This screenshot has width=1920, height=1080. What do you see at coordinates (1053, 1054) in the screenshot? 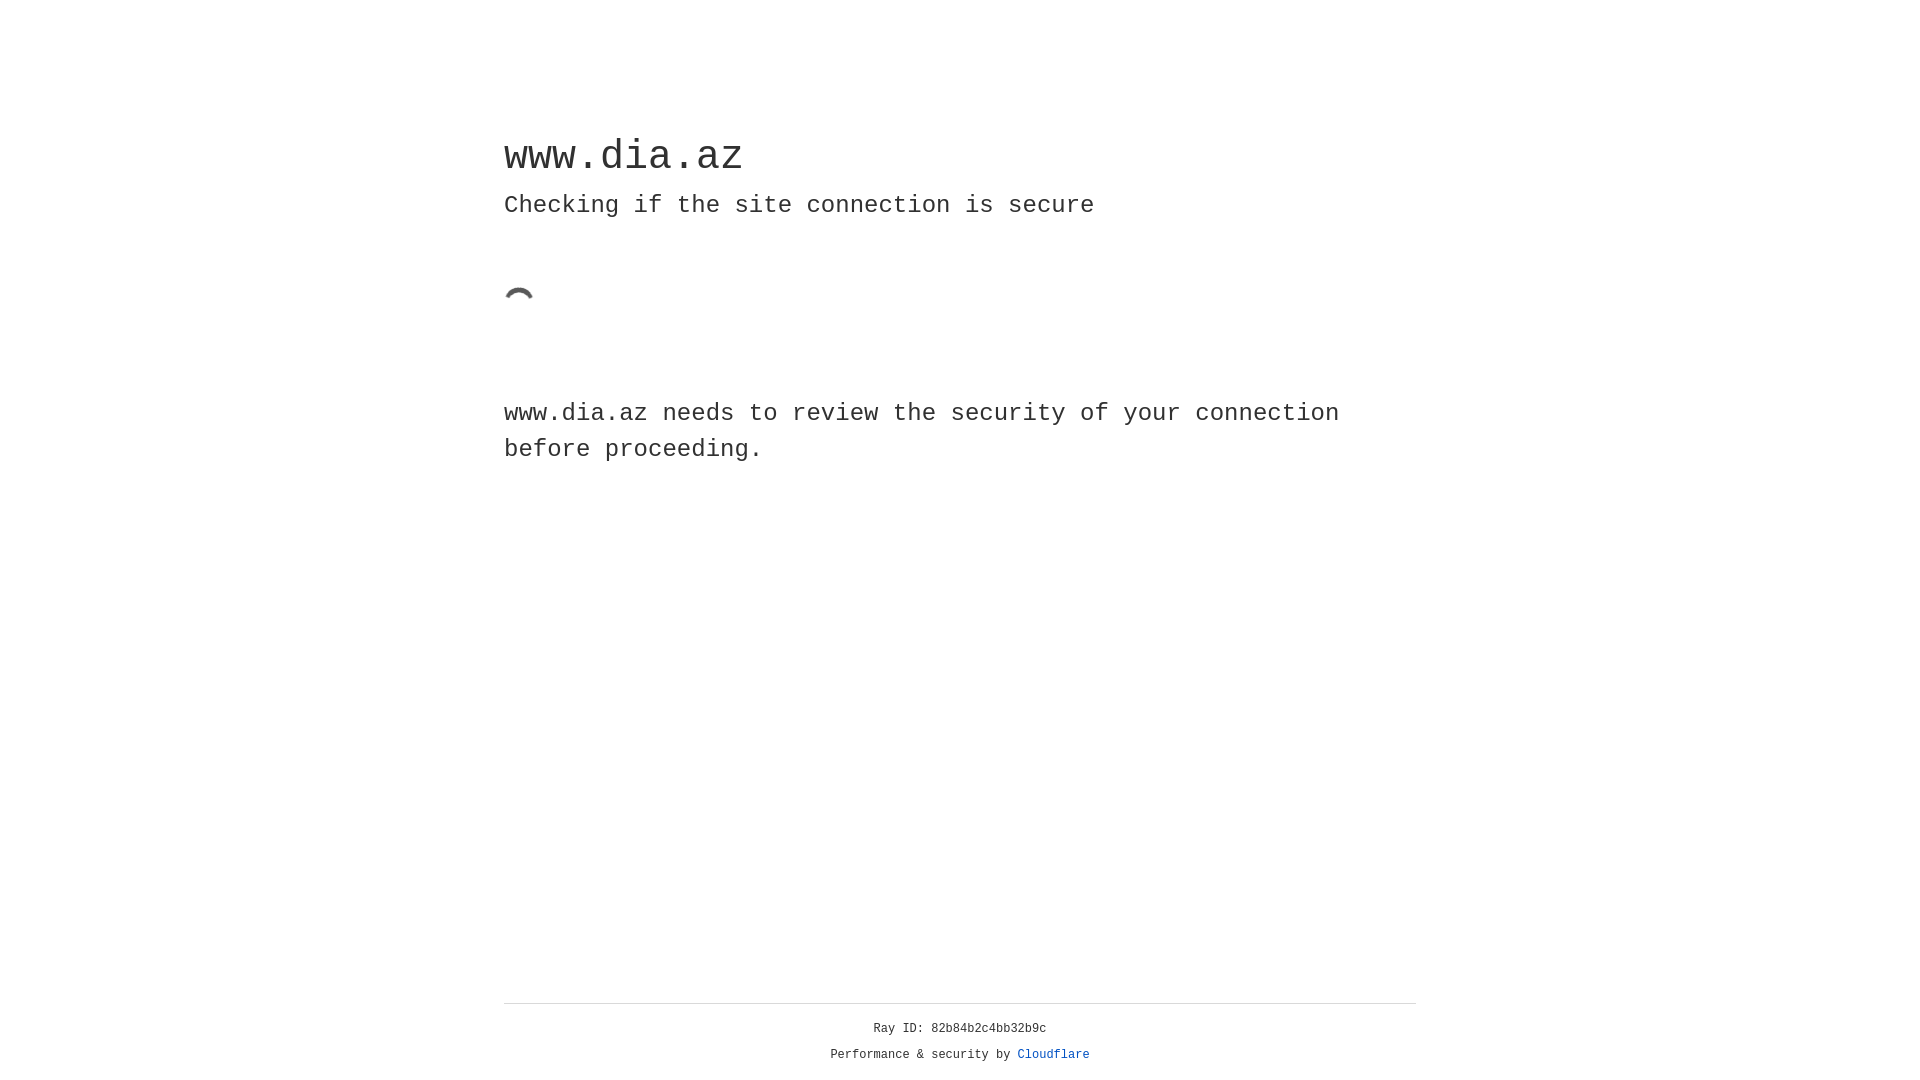
I see `'Cloudflare'` at bounding box center [1053, 1054].